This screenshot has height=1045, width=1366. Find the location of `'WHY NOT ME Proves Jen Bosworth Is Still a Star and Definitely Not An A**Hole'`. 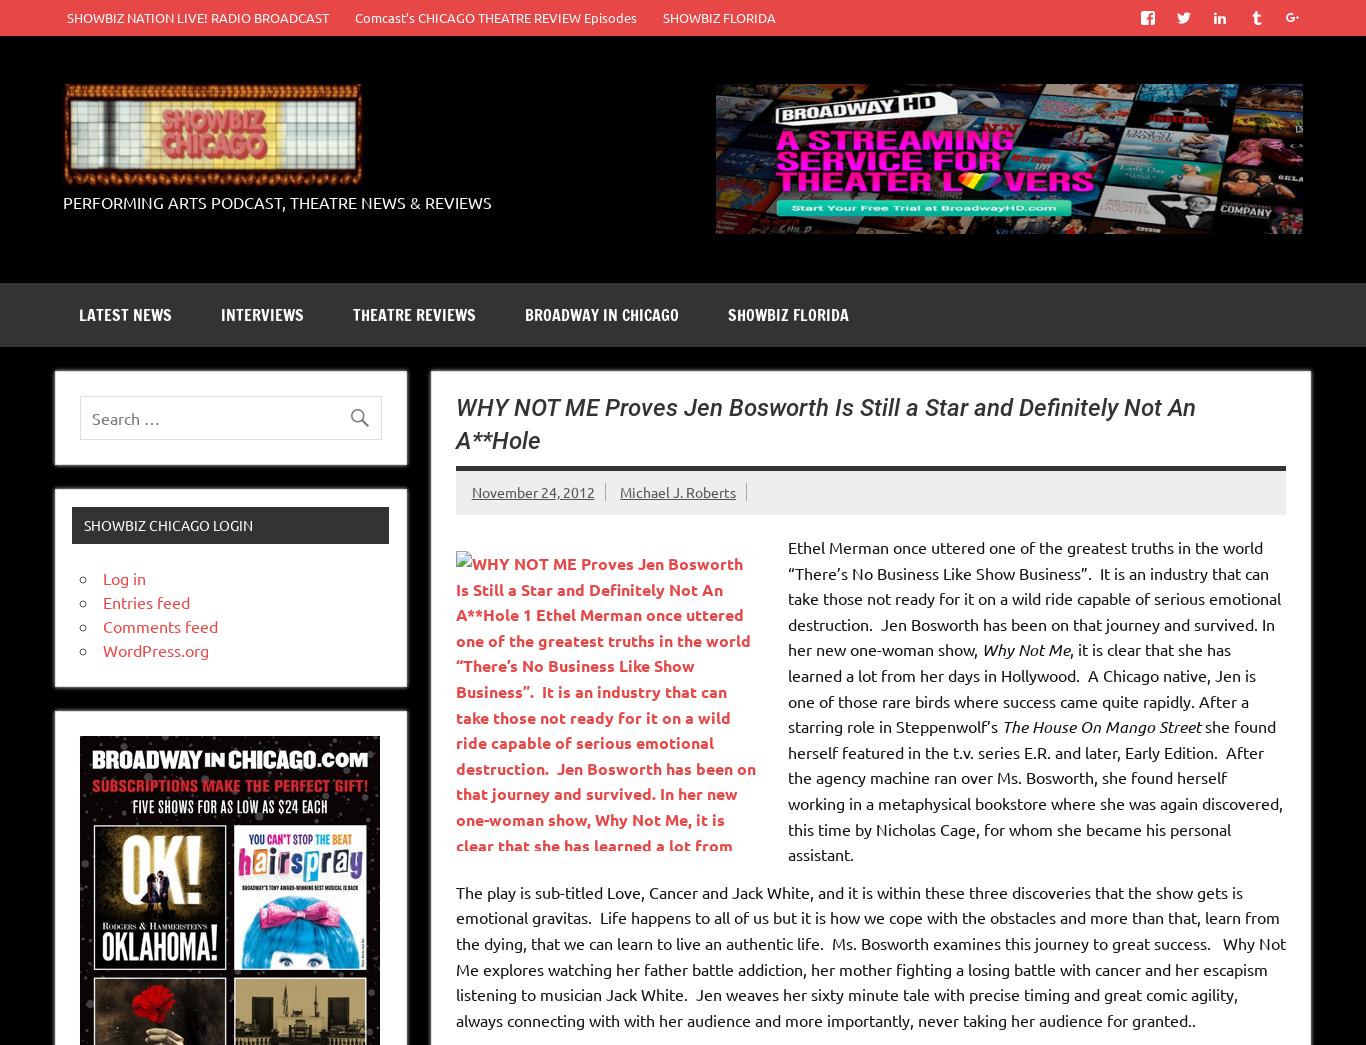

'WHY NOT ME Proves Jen Bosworth Is Still a Star and Definitely Not An A**Hole' is located at coordinates (454, 423).